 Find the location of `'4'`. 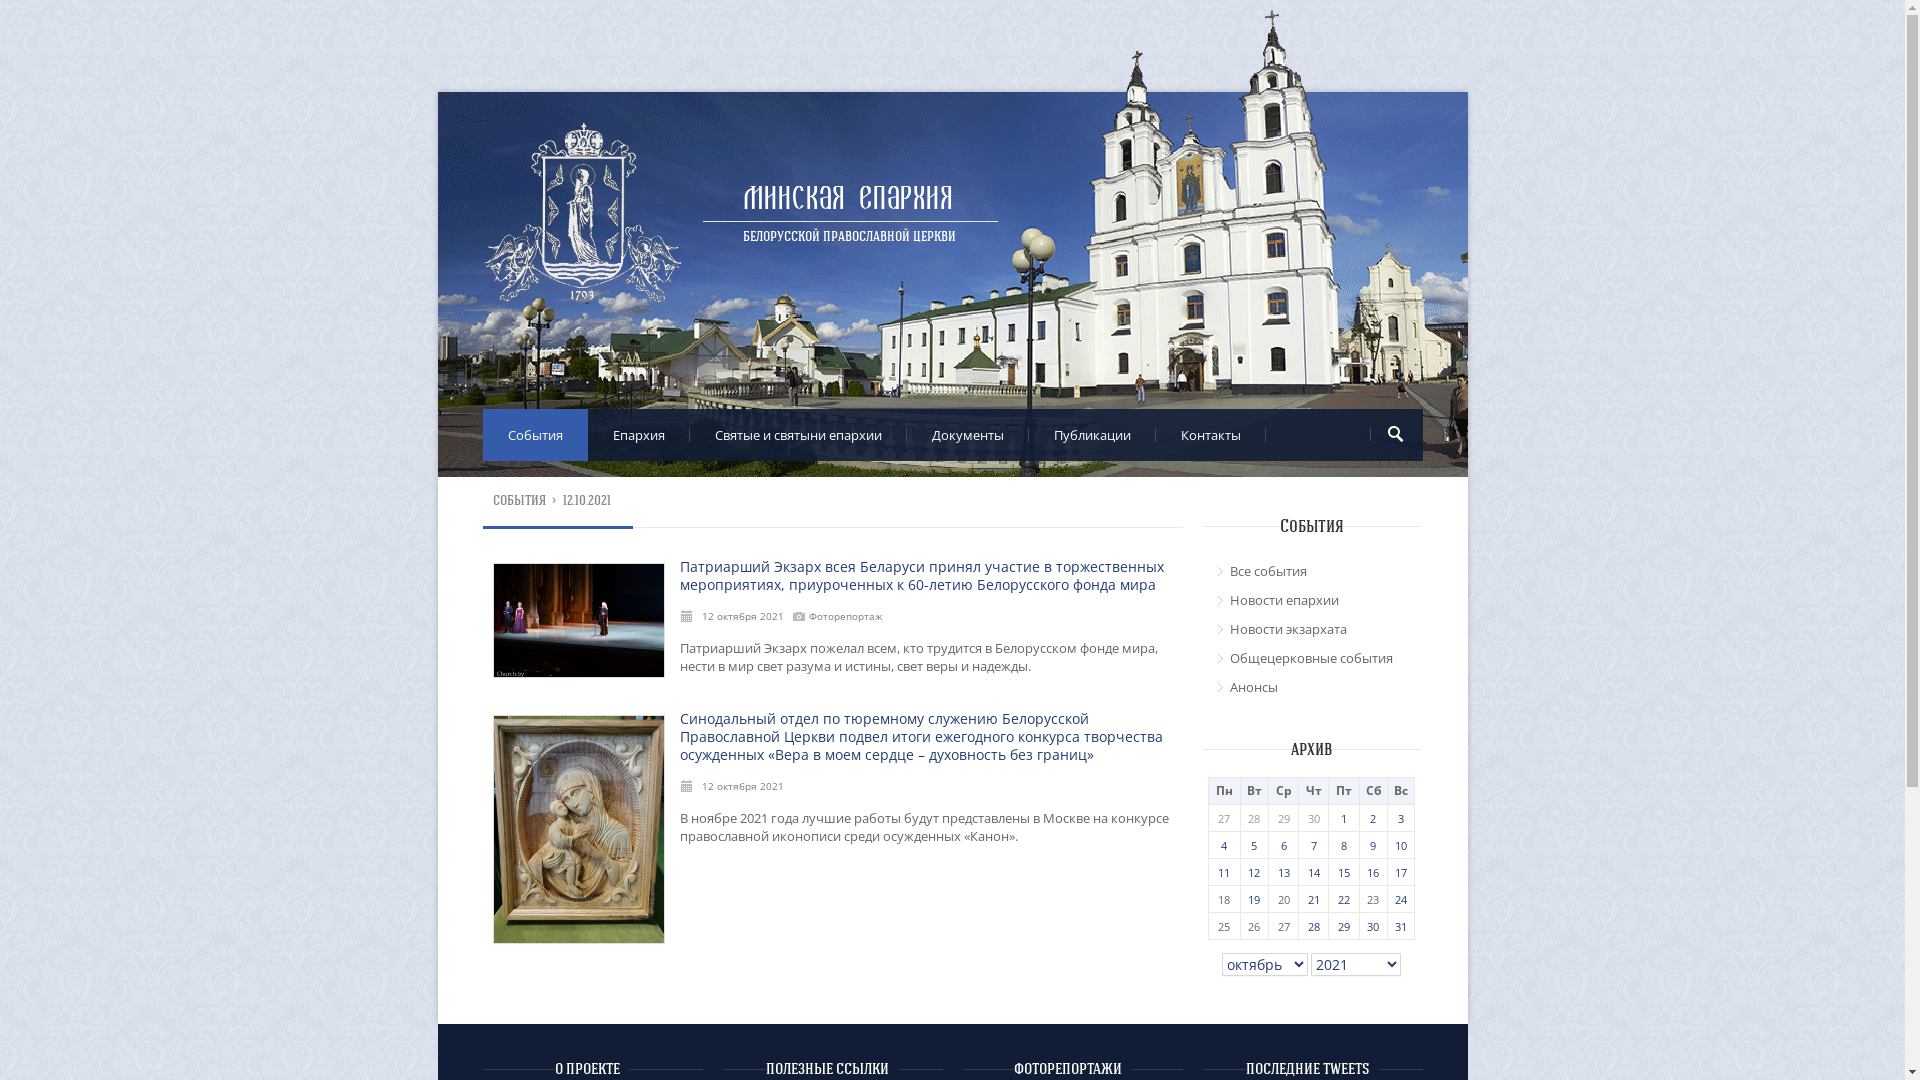

'4' is located at coordinates (1223, 845).